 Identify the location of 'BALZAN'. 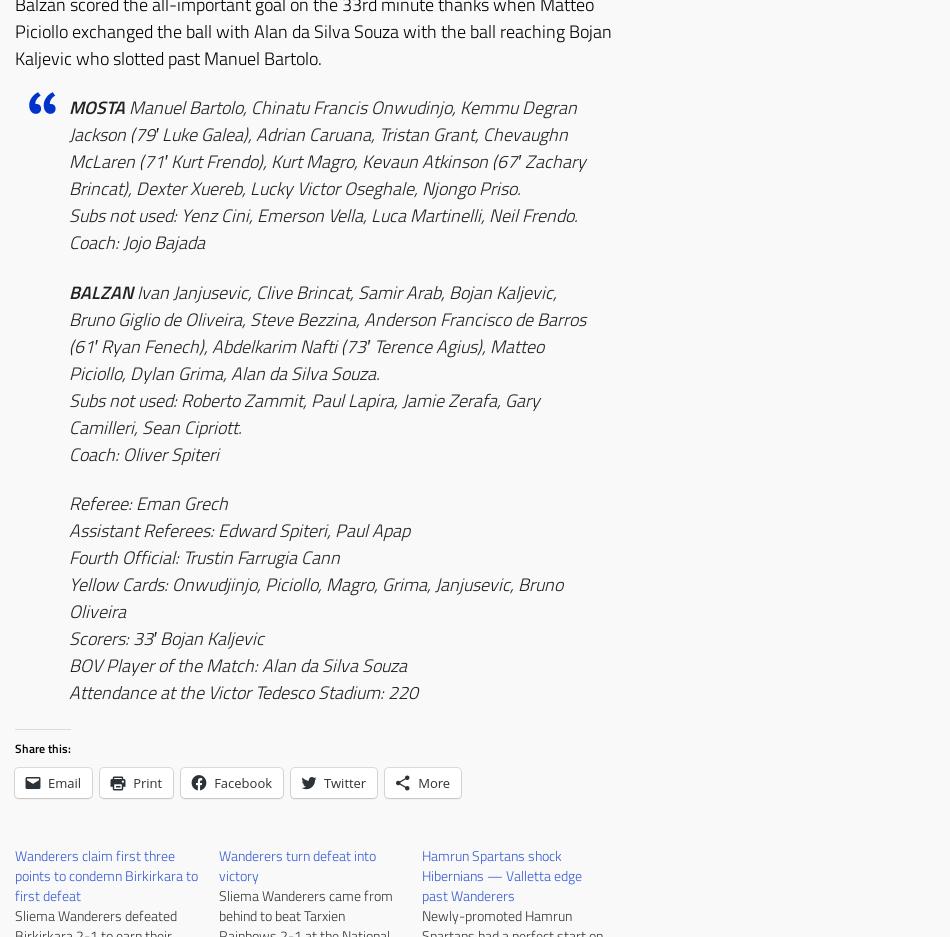
(100, 290).